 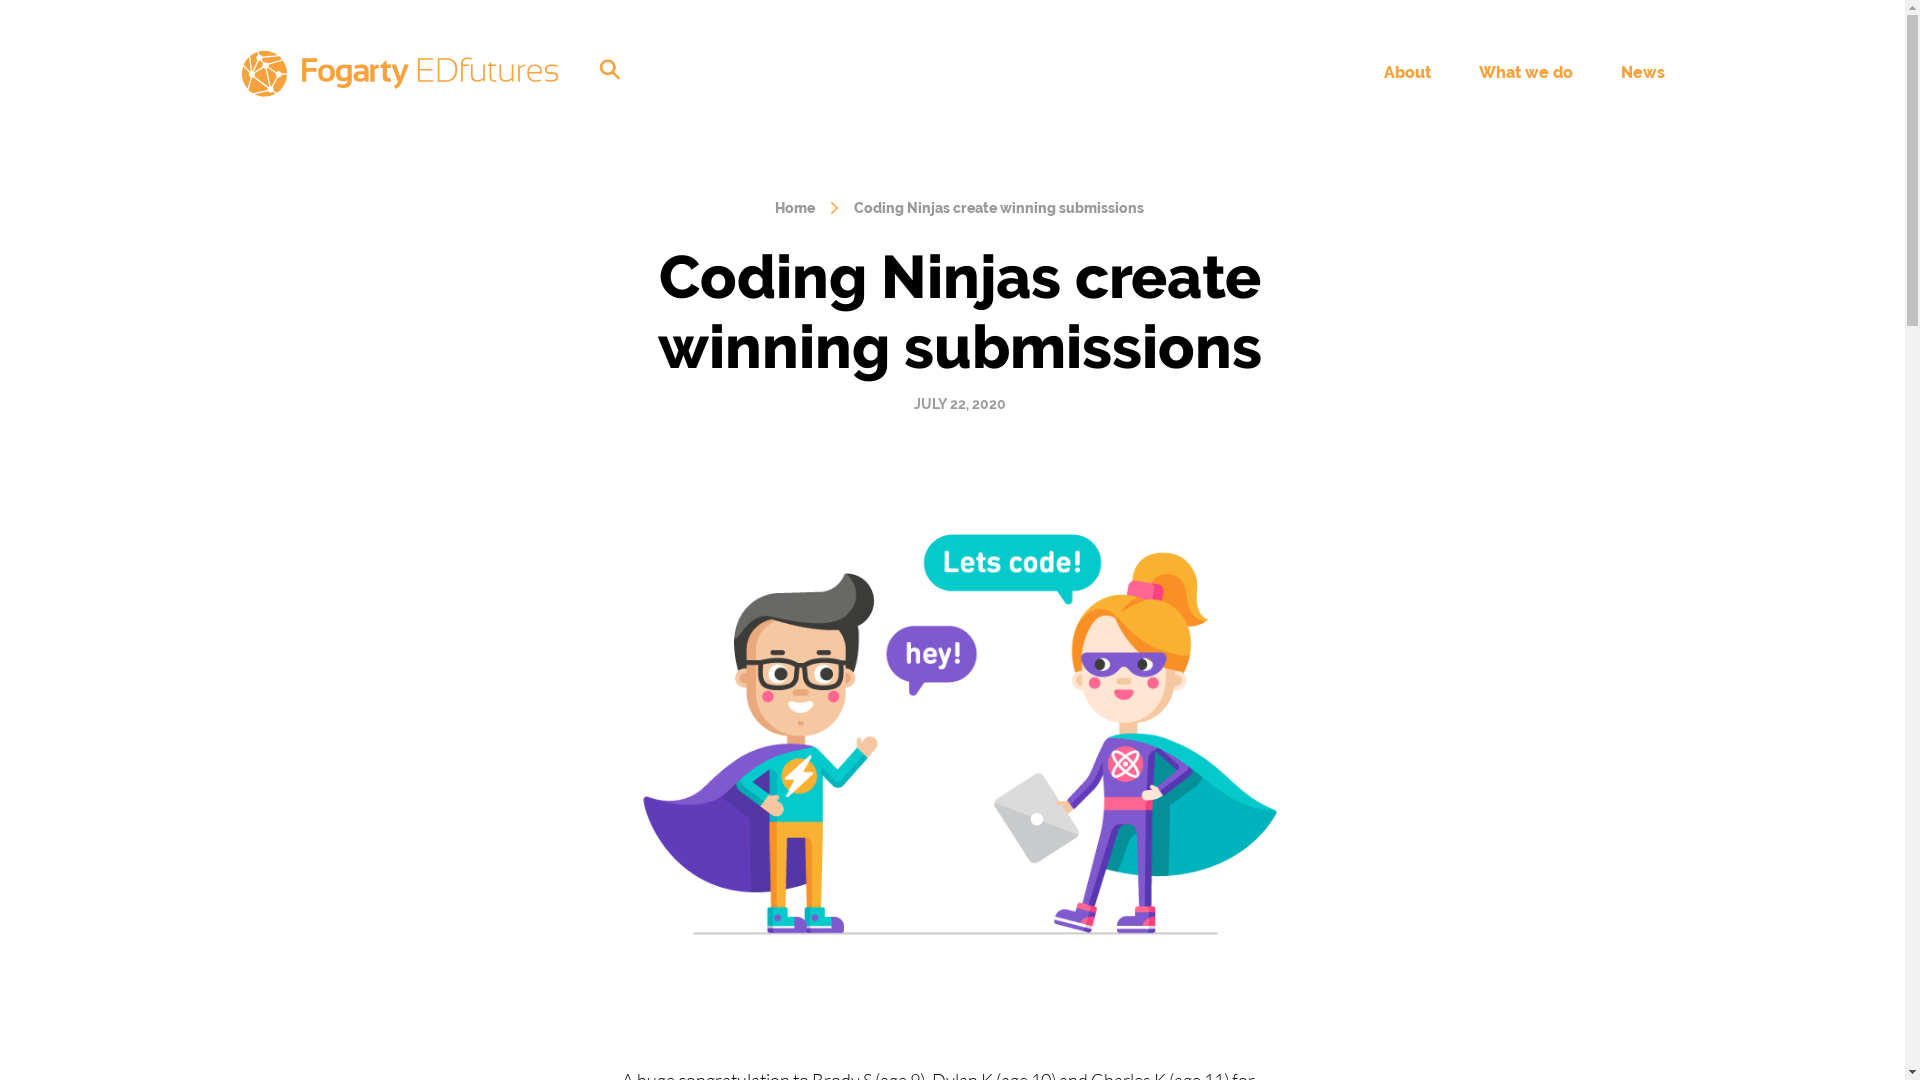 What do you see at coordinates (1525, 71) in the screenshot?
I see `'What we do'` at bounding box center [1525, 71].